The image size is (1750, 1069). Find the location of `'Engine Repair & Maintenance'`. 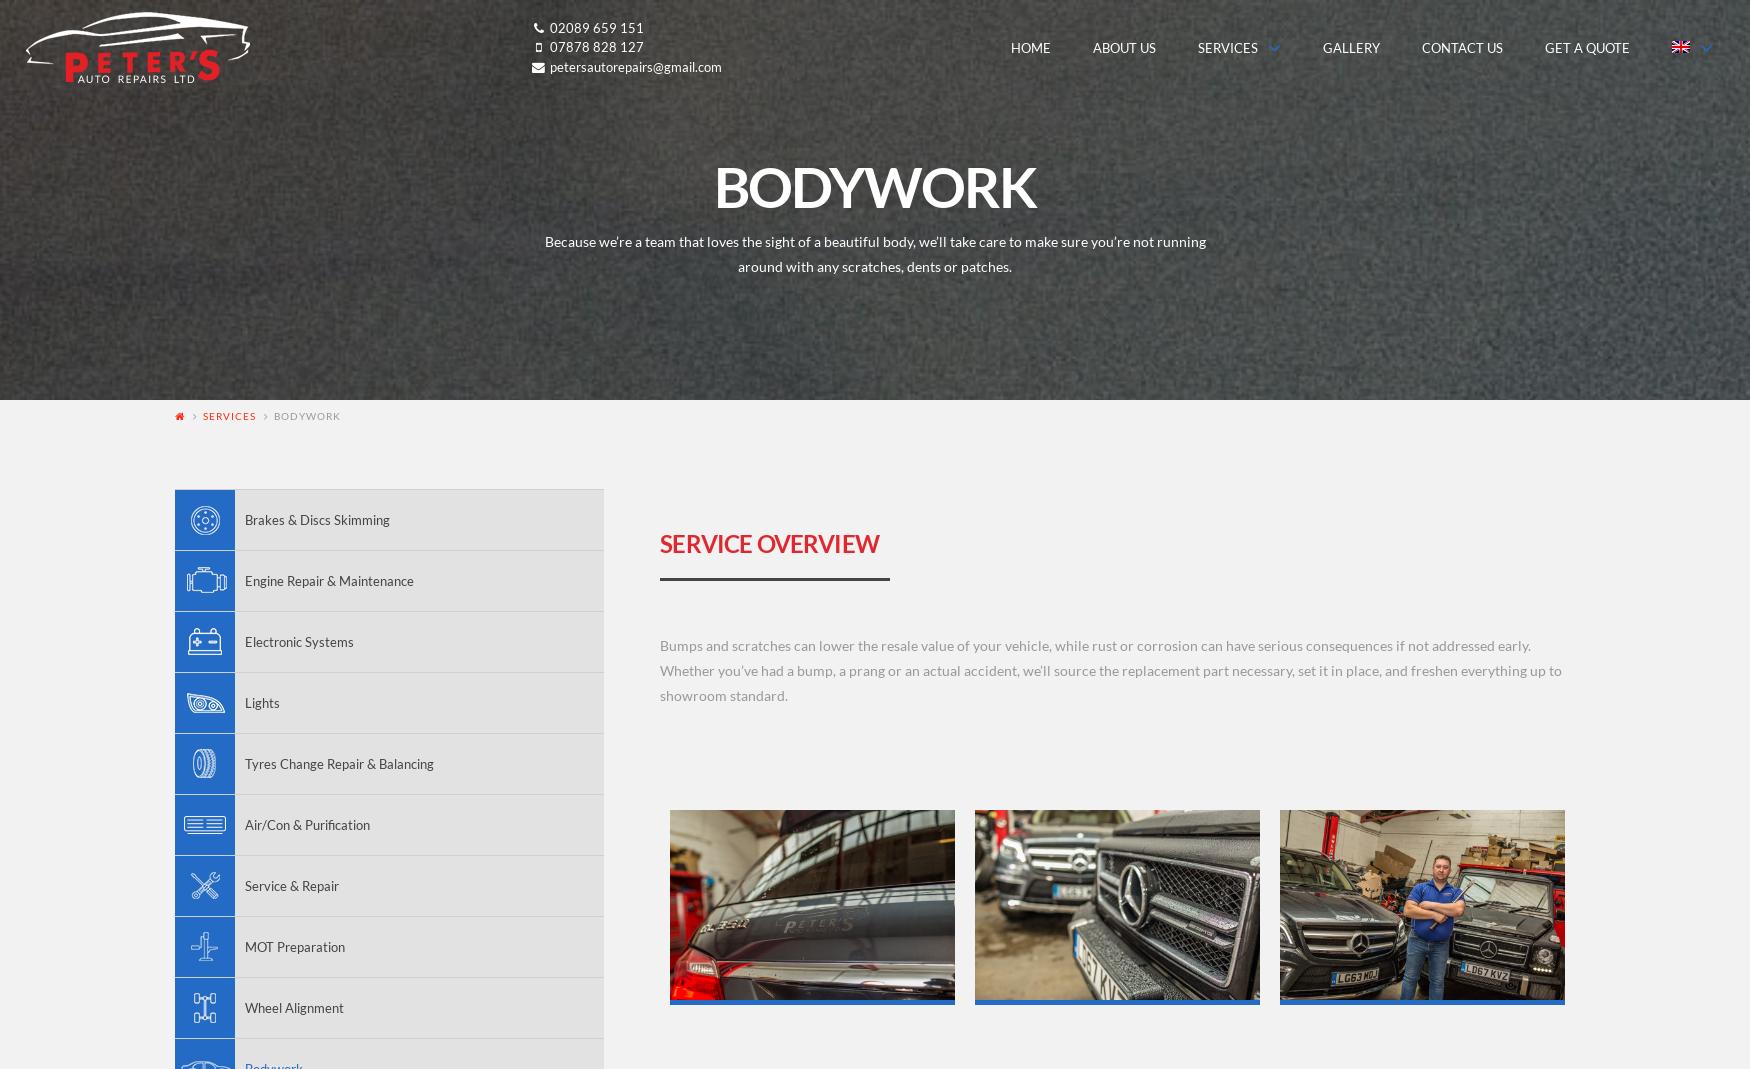

'Engine Repair & Maintenance' is located at coordinates (329, 581).